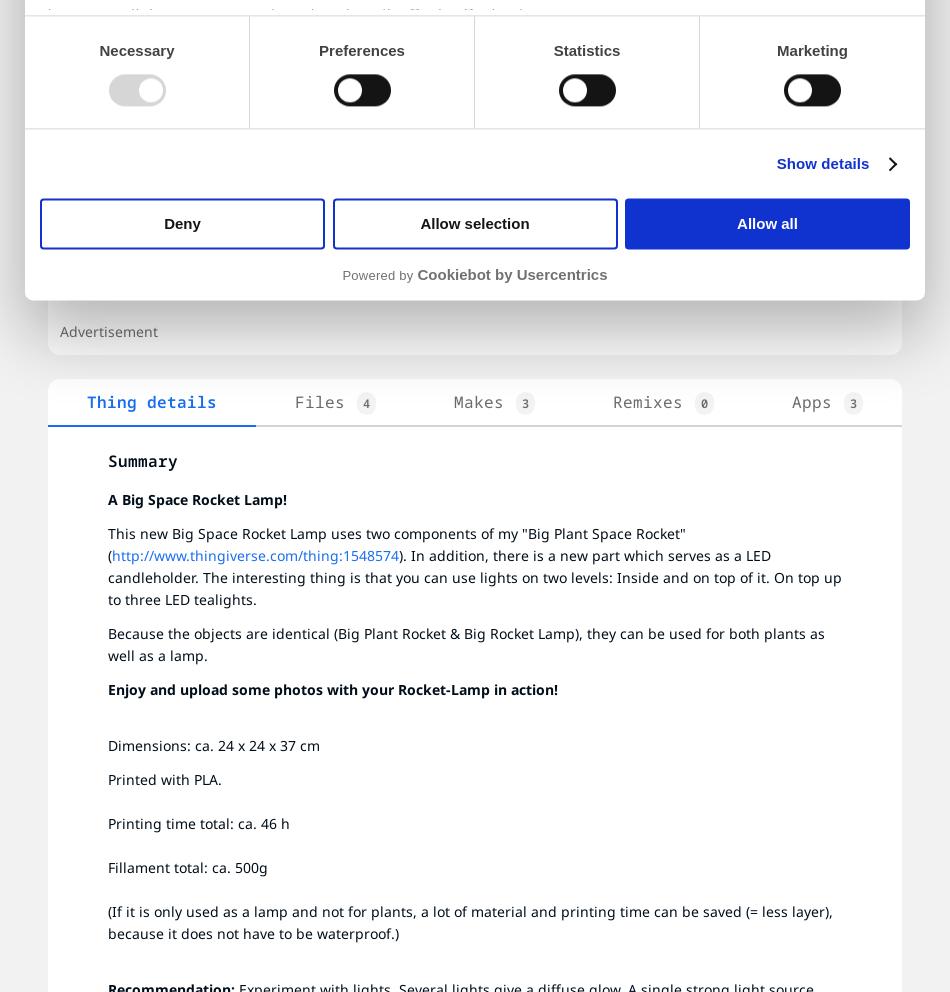 Image resolution: width=950 pixels, height=992 pixels. What do you see at coordinates (710, 88) in the screenshot?
I see `'Watch'` at bounding box center [710, 88].